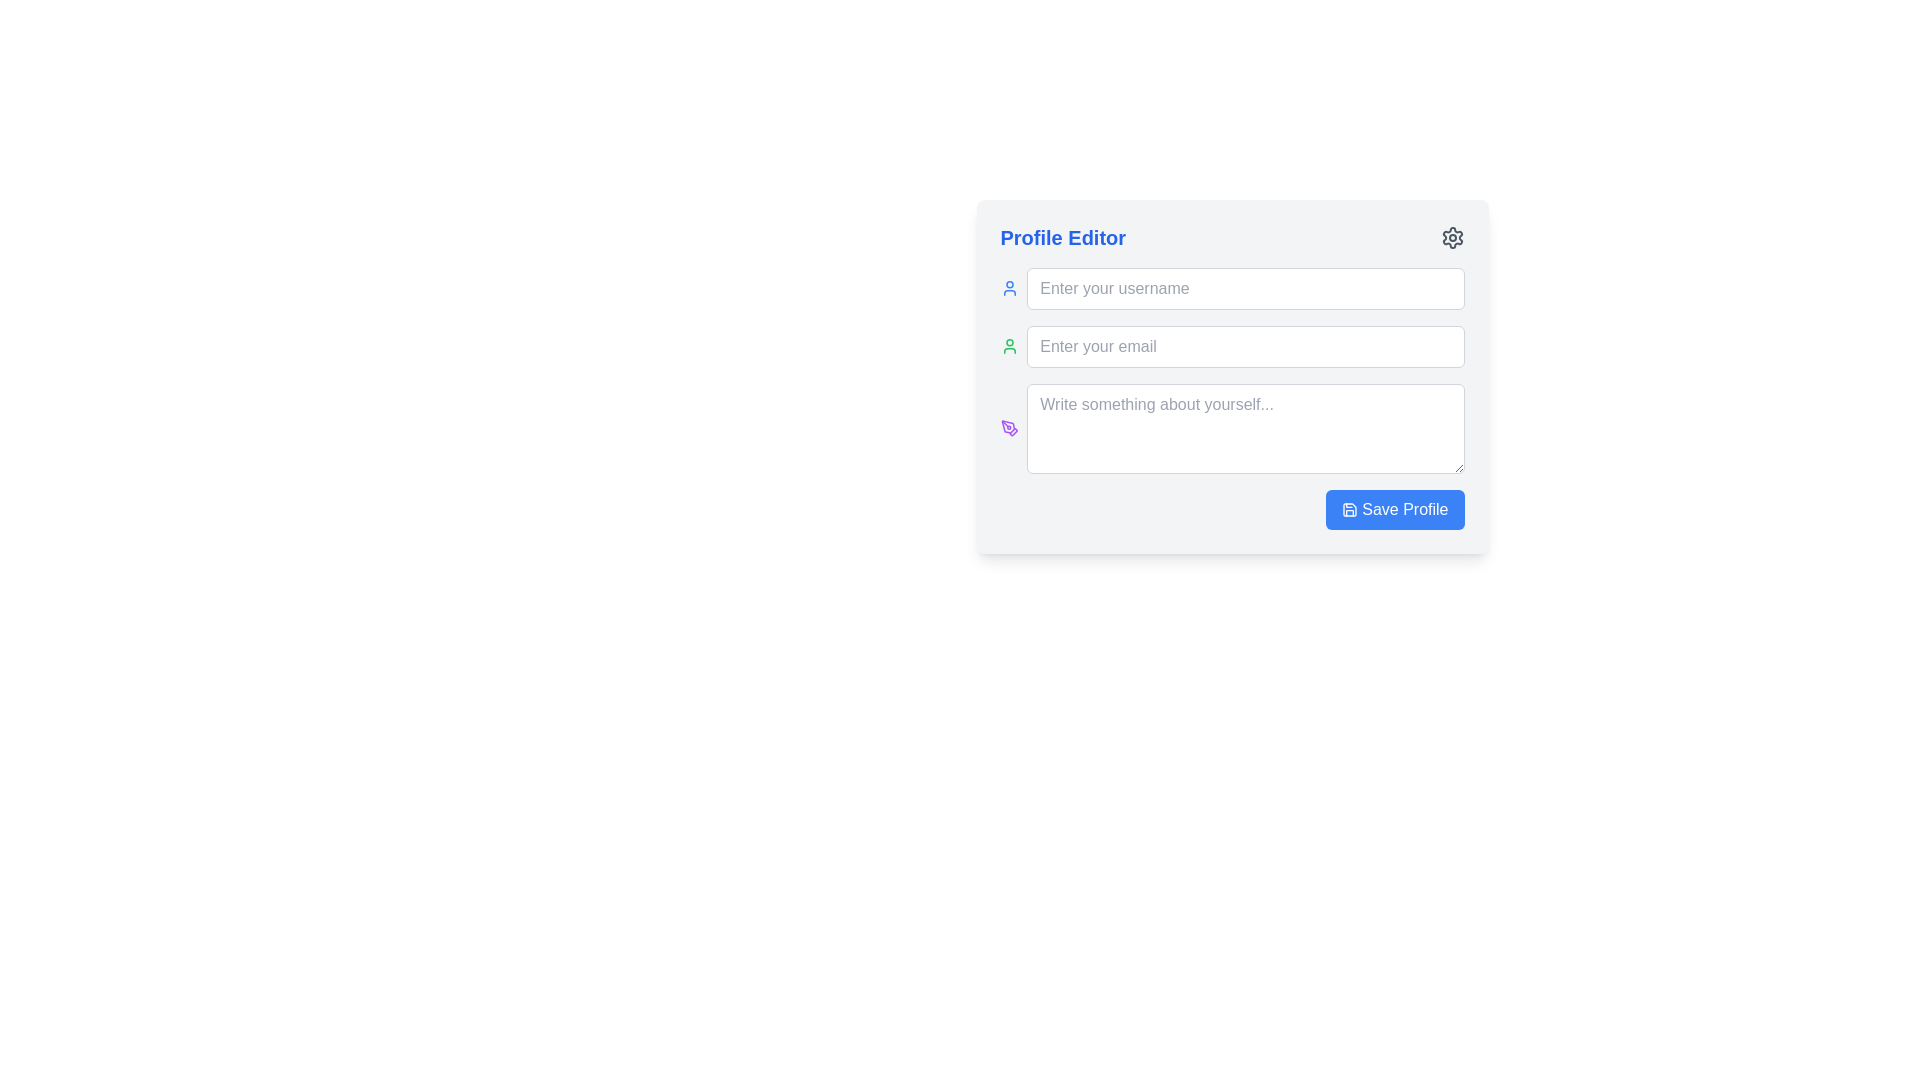 This screenshot has width=1920, height=1080. Describe the element at coordinates (1009, 427) in the screenshot. I see `the decorative icon located to the left of the text area with the placeholder 'Write something about yourself...' in the 'Profile Editor' modal` at that location.